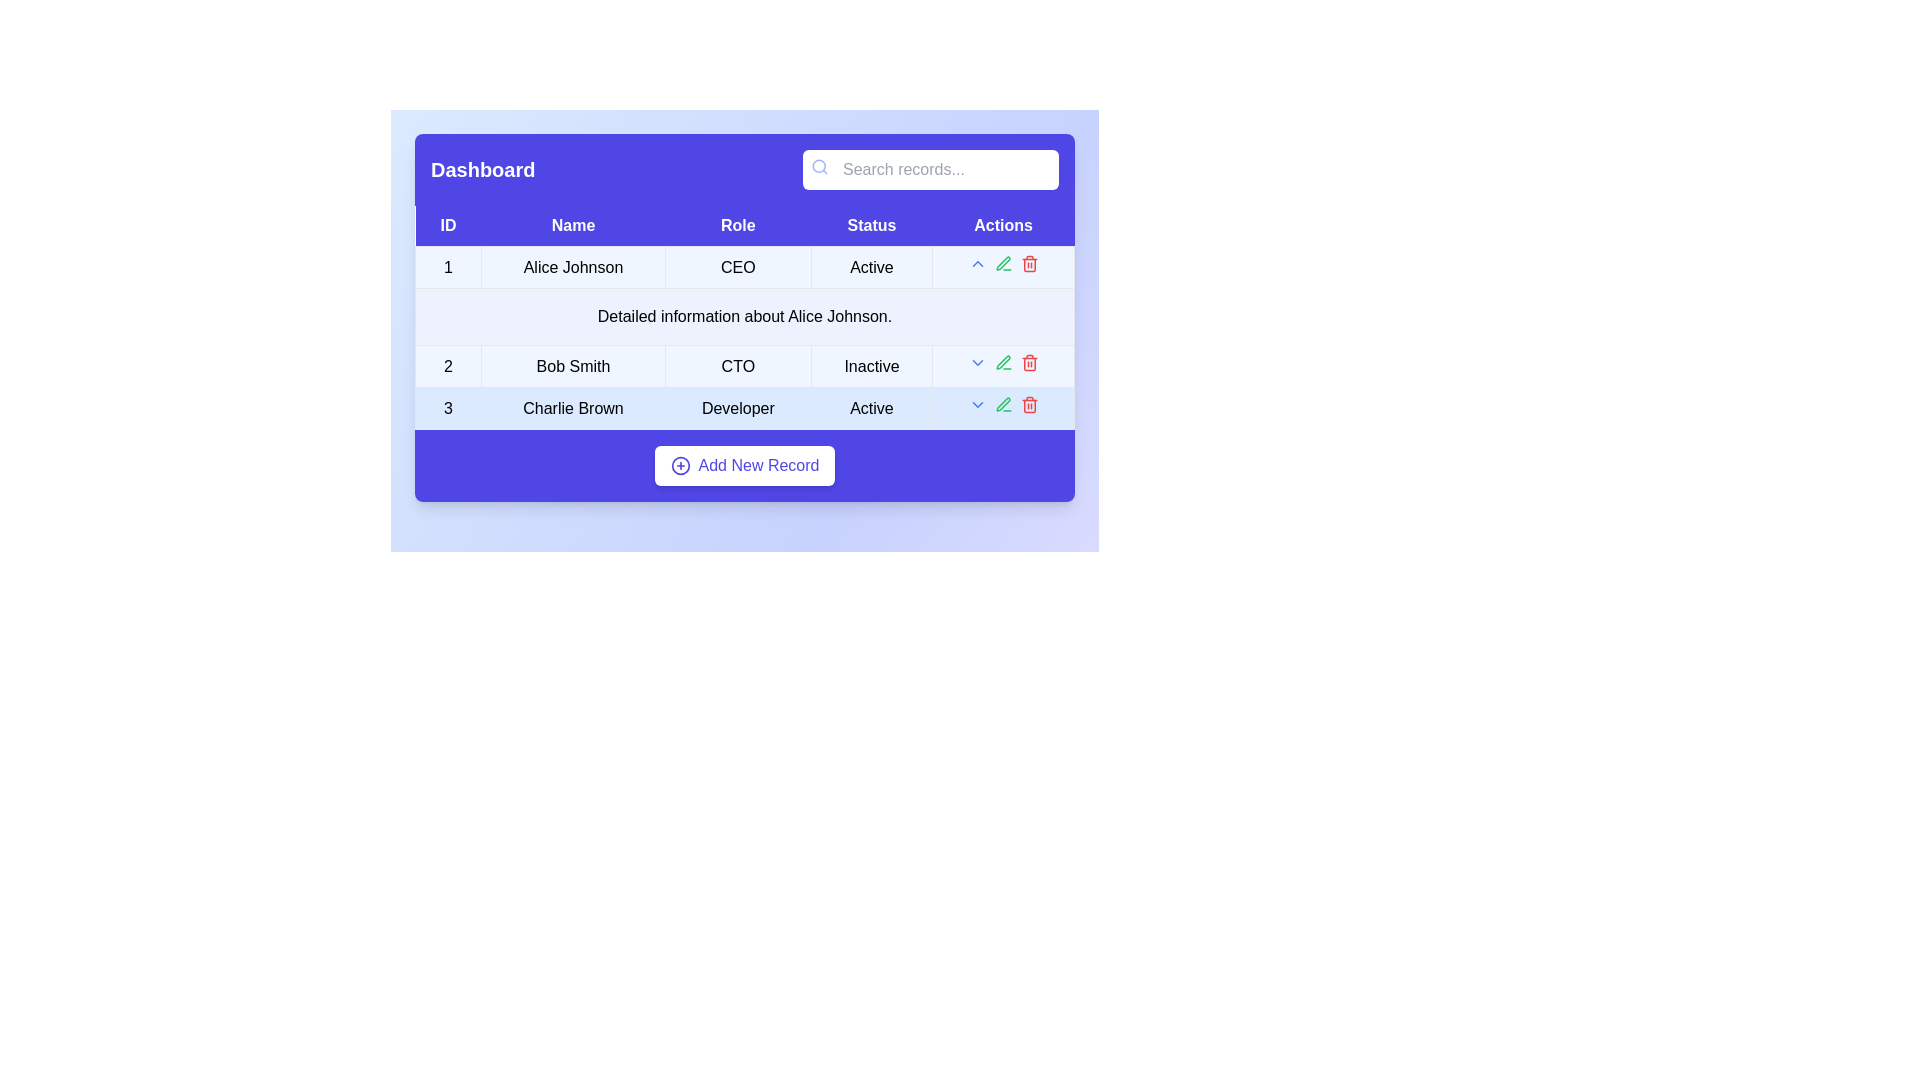 This screenshot has height=1080, width=1920. I want to click on the inner circle component of the magnifying glass icon located in the top-right section of the interface, adjacent to the search input box, so click(819, 165).